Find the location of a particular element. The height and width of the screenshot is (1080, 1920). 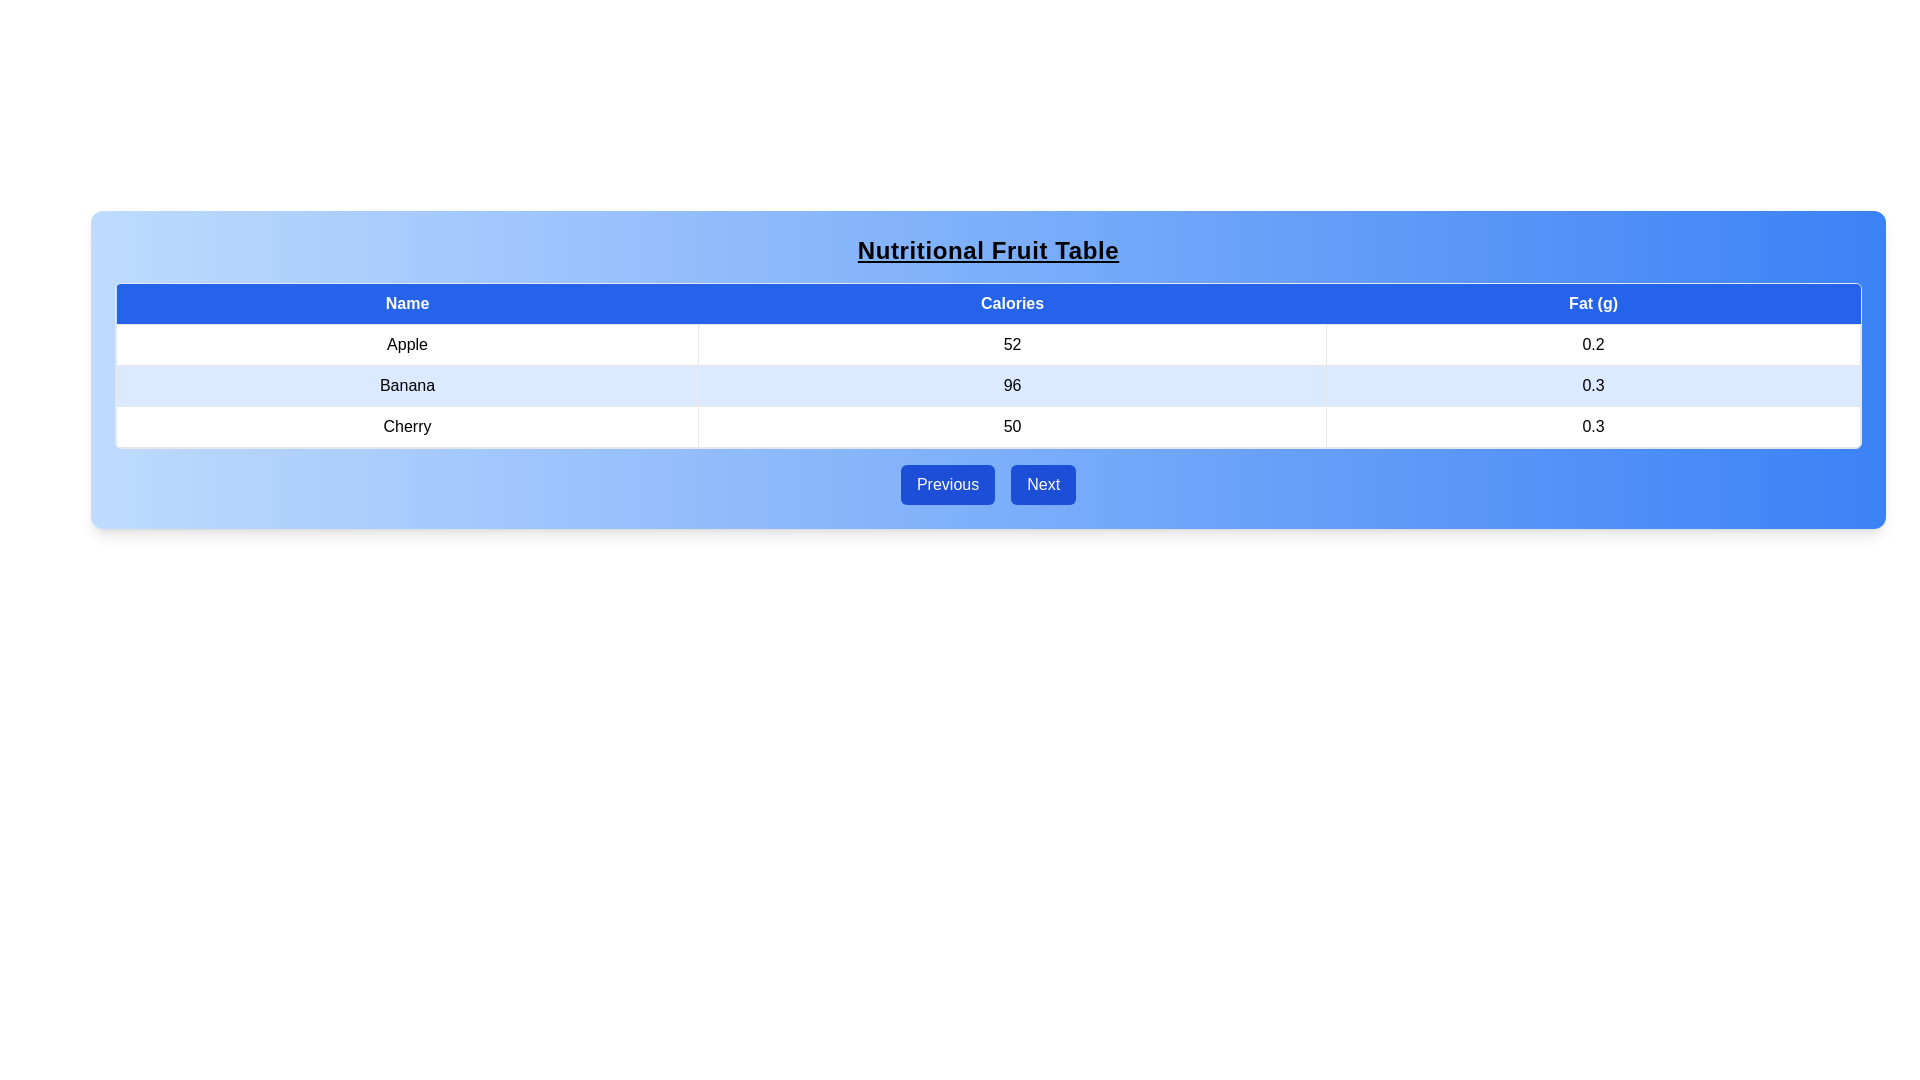

the table cell displaying the calorie count for 'Apple', which is located in the second column of the first data row under the 'Calories' column is located at coordinates (988, 343).